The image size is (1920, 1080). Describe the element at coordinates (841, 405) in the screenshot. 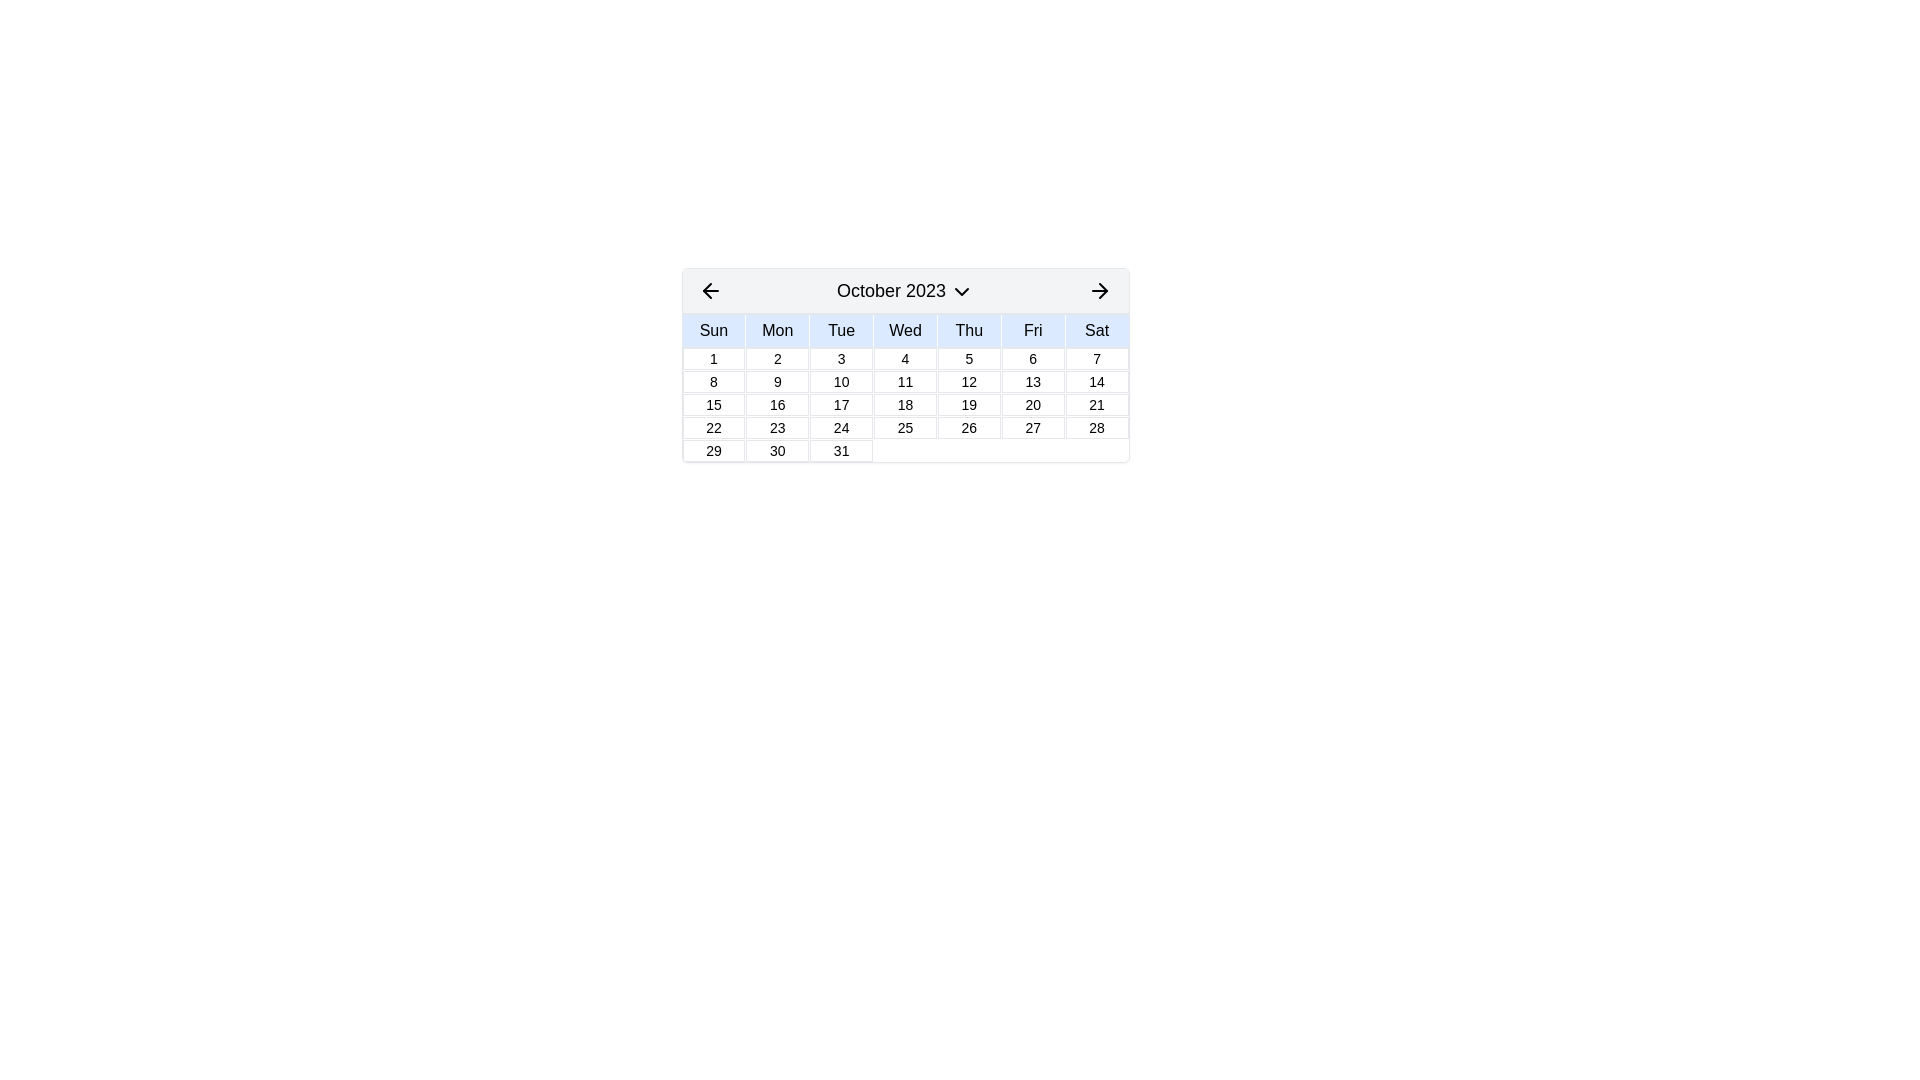

I see `the static text representing the date '17' in the third column of the third row in the calendar` at that location.